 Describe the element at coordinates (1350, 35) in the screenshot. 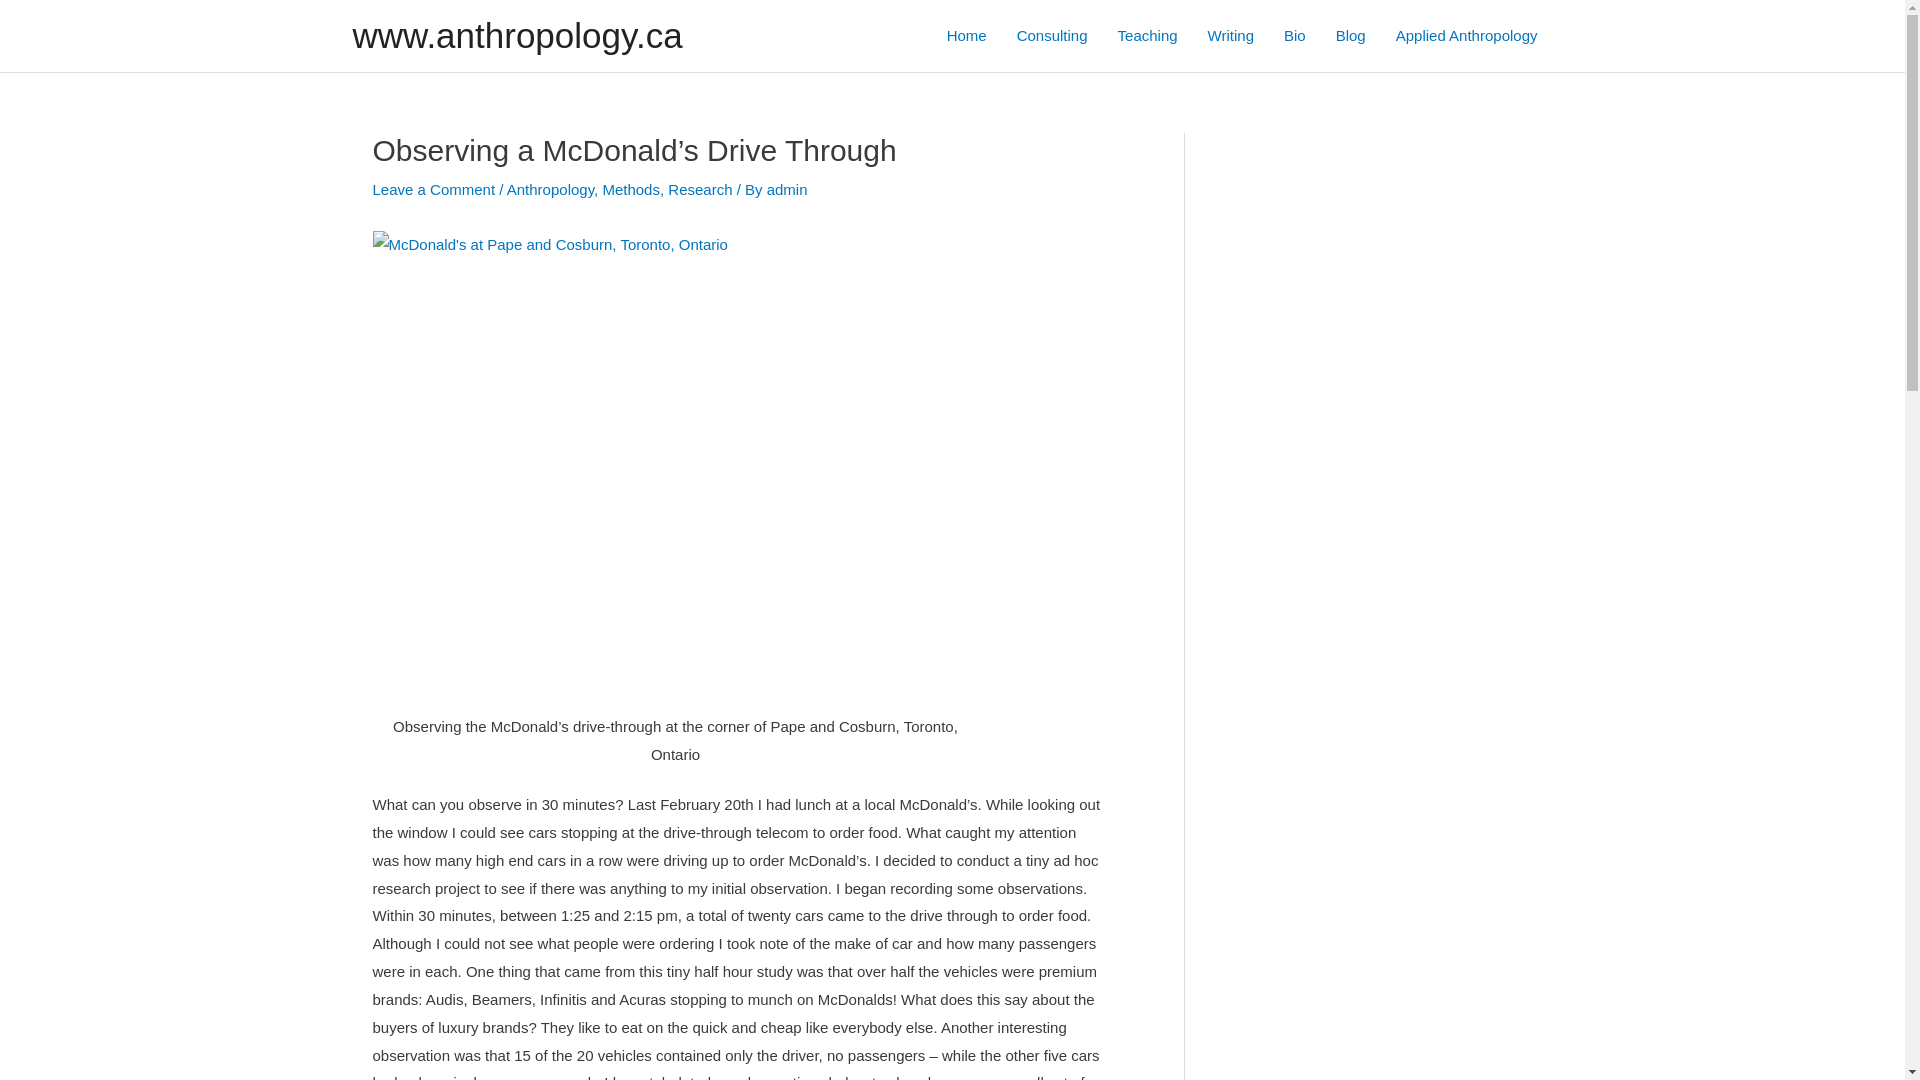

I see `'Blog'` at that location.